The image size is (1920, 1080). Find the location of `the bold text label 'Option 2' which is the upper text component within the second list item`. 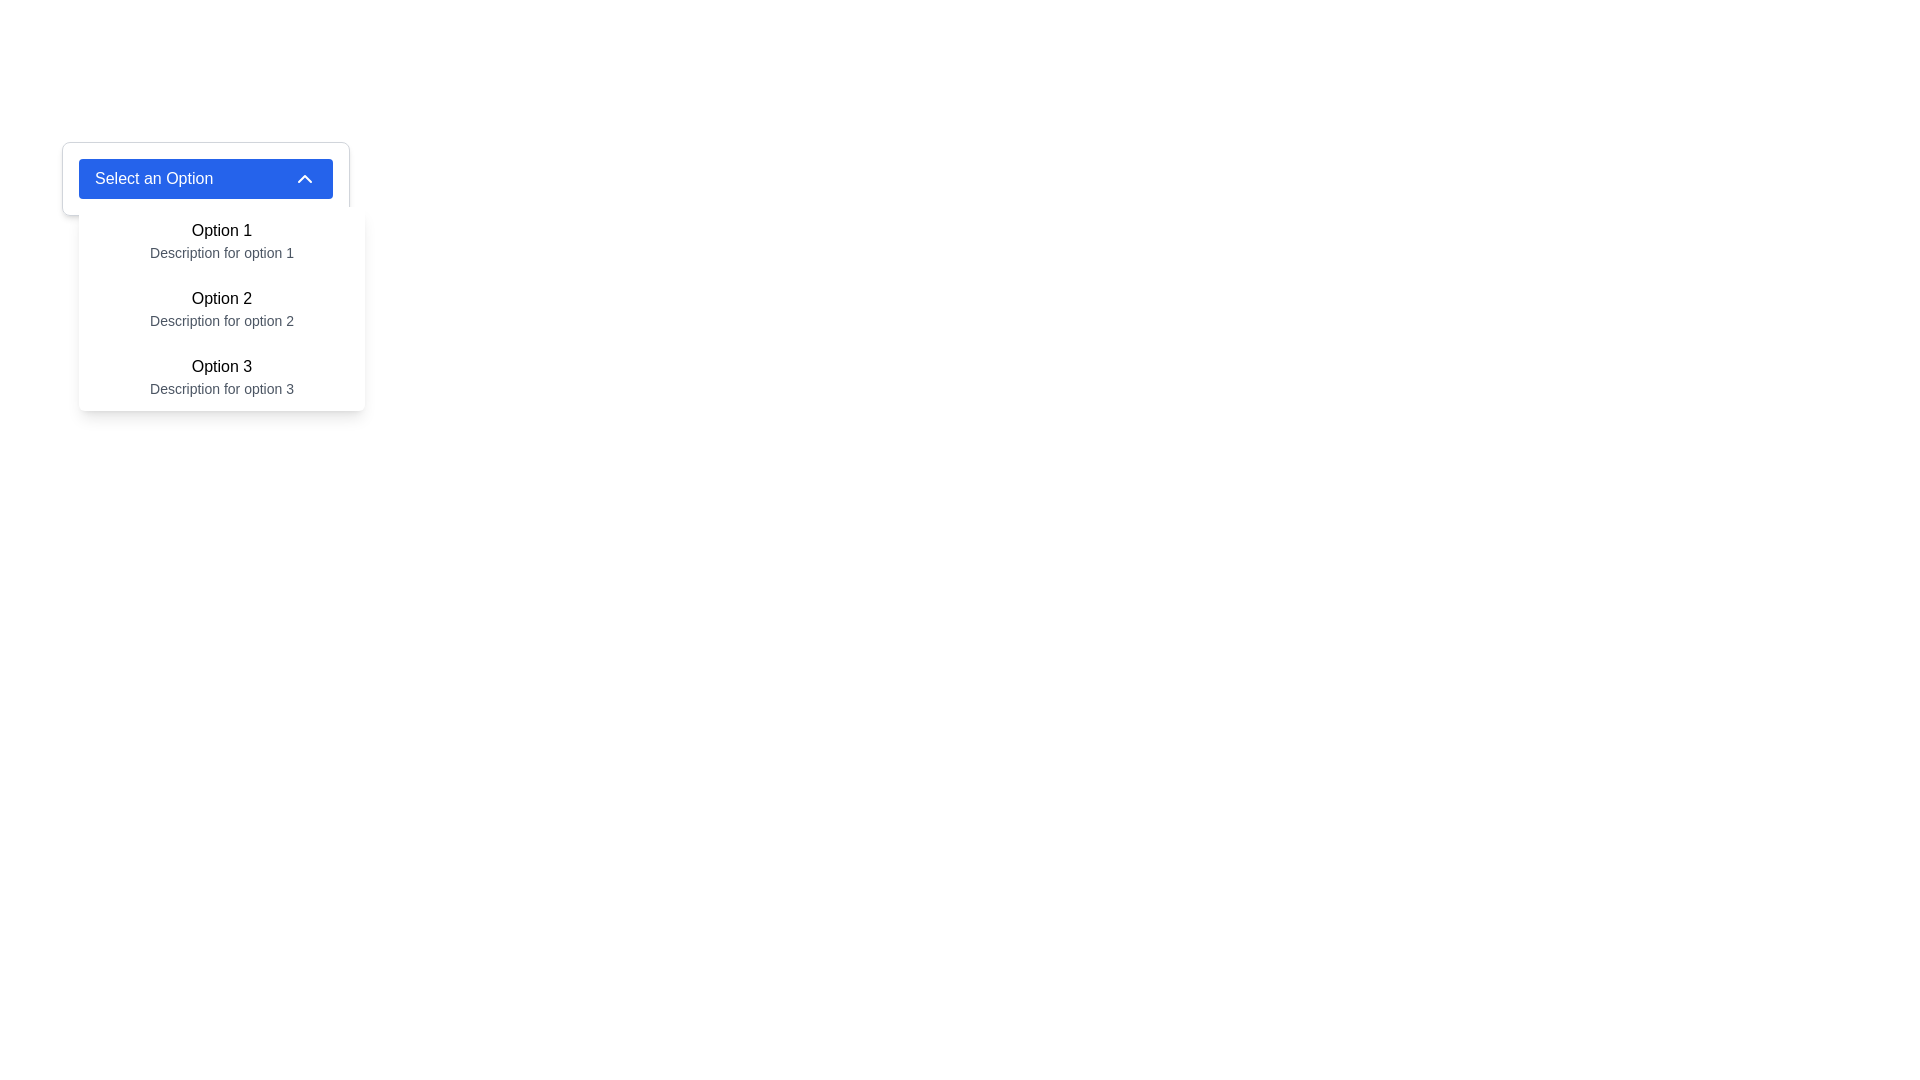

the bold text label 'Option 2' which is the upper text component within the second list item is located at coordinates (221, 299).